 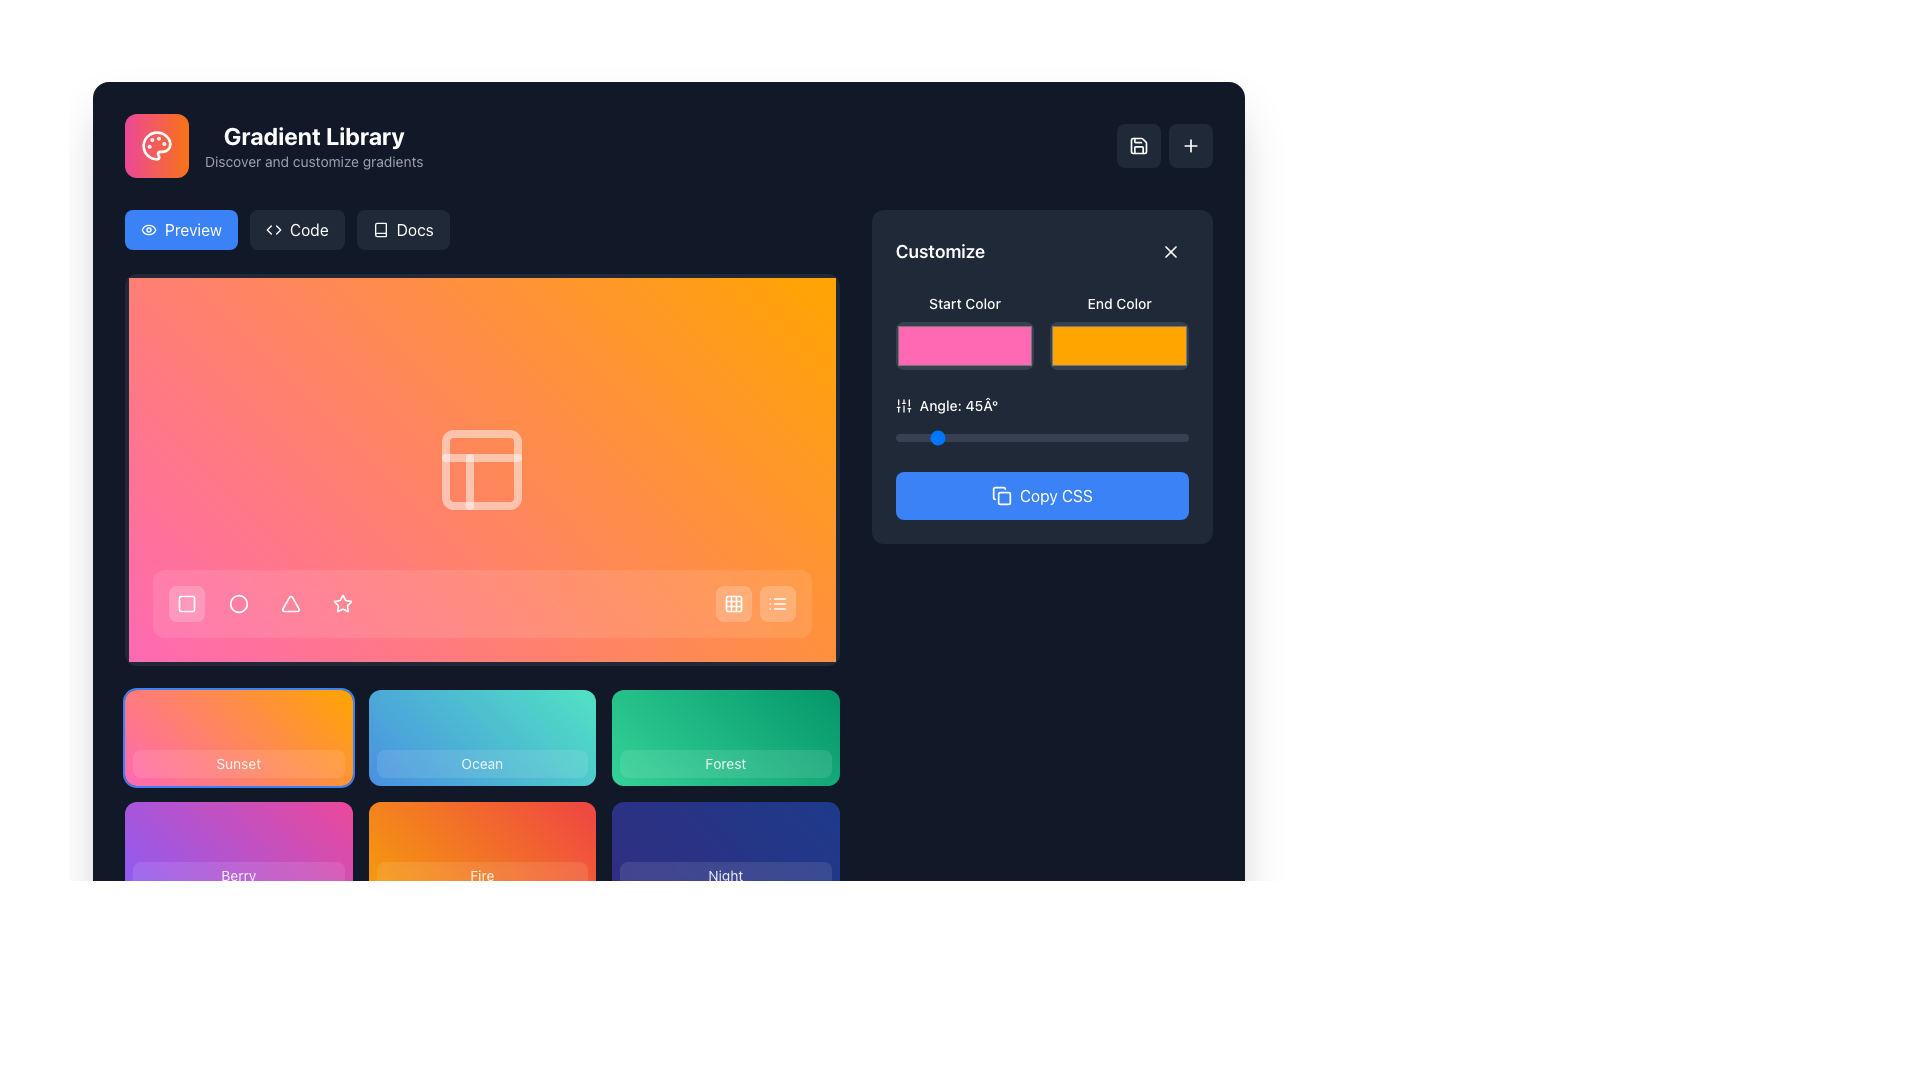 I want to click on the close button located at the top-right corner of the 'Customize' dialog box, so click(x=1171, y=250).